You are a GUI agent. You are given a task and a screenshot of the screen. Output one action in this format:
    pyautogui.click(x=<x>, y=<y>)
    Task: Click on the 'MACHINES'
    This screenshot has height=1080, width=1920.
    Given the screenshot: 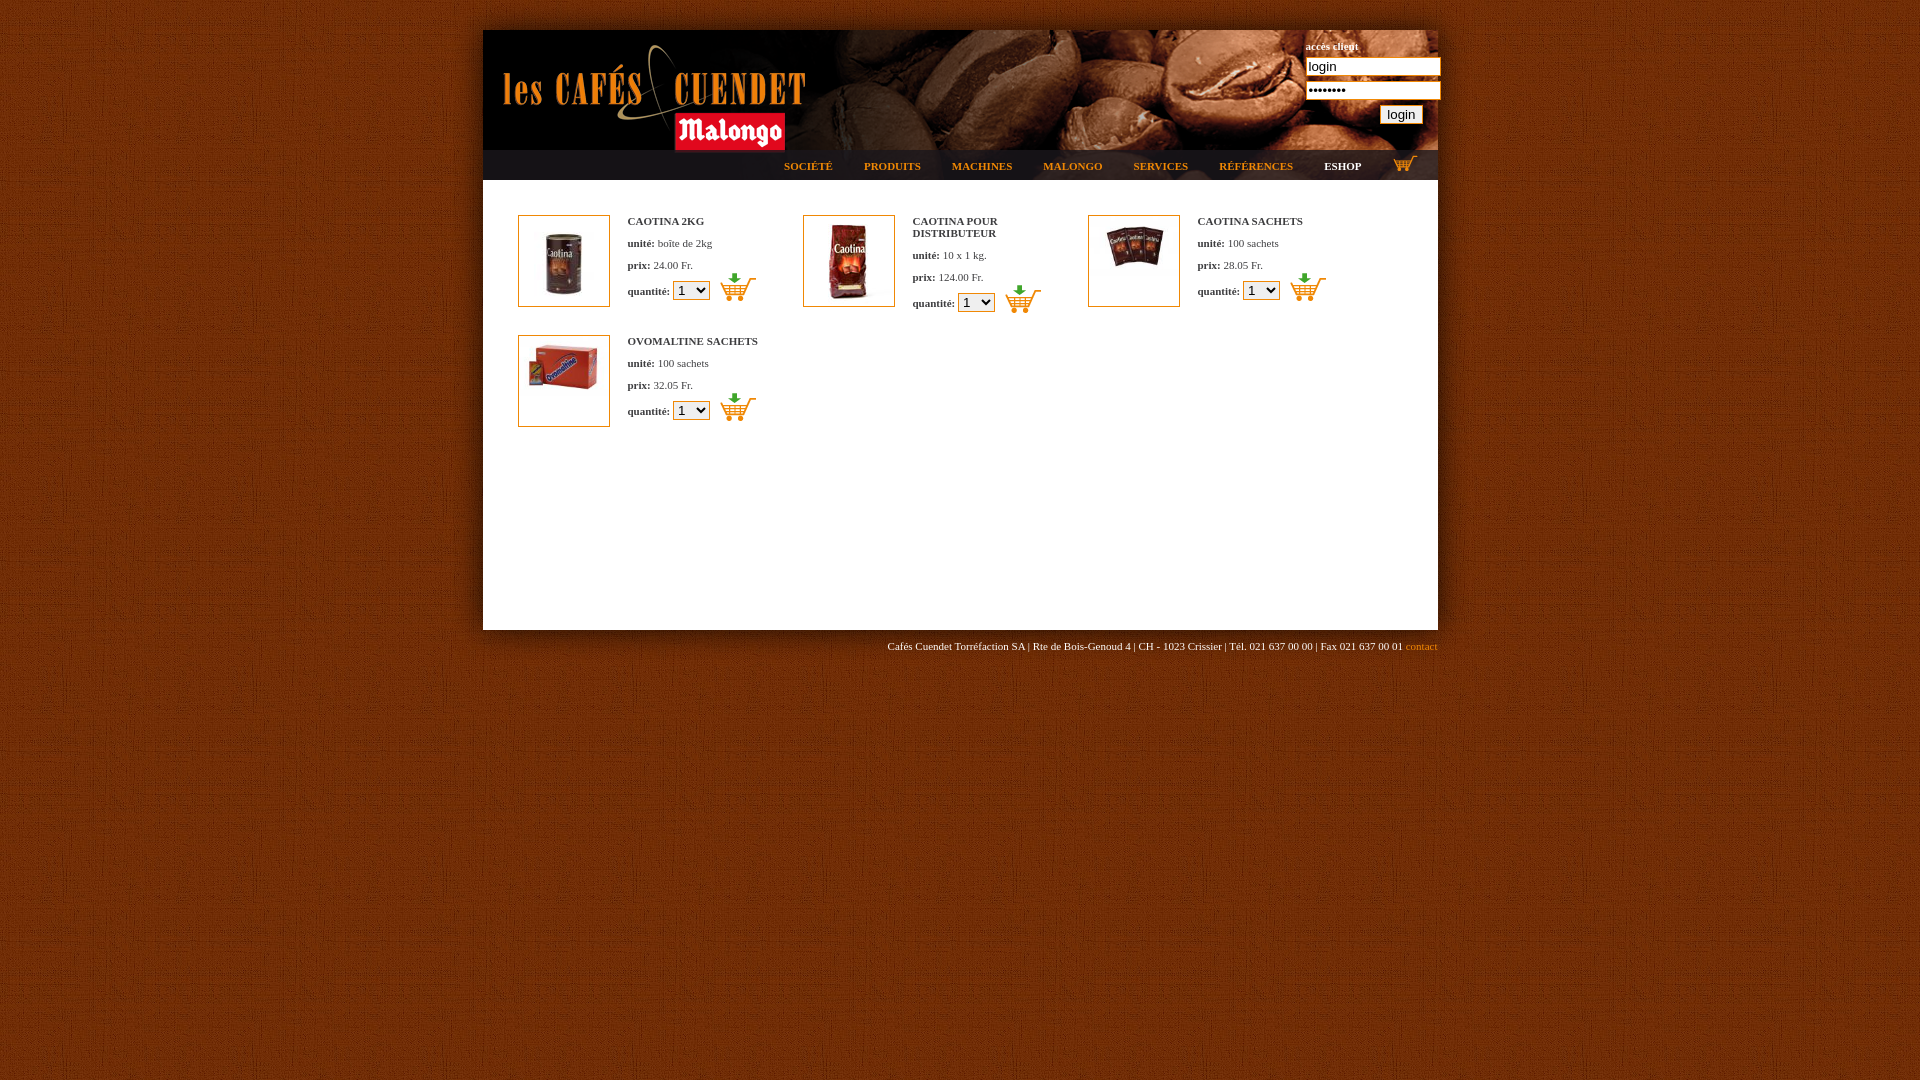 What is the action you would take?
    pyautogui.click(x=982, y=164)
    